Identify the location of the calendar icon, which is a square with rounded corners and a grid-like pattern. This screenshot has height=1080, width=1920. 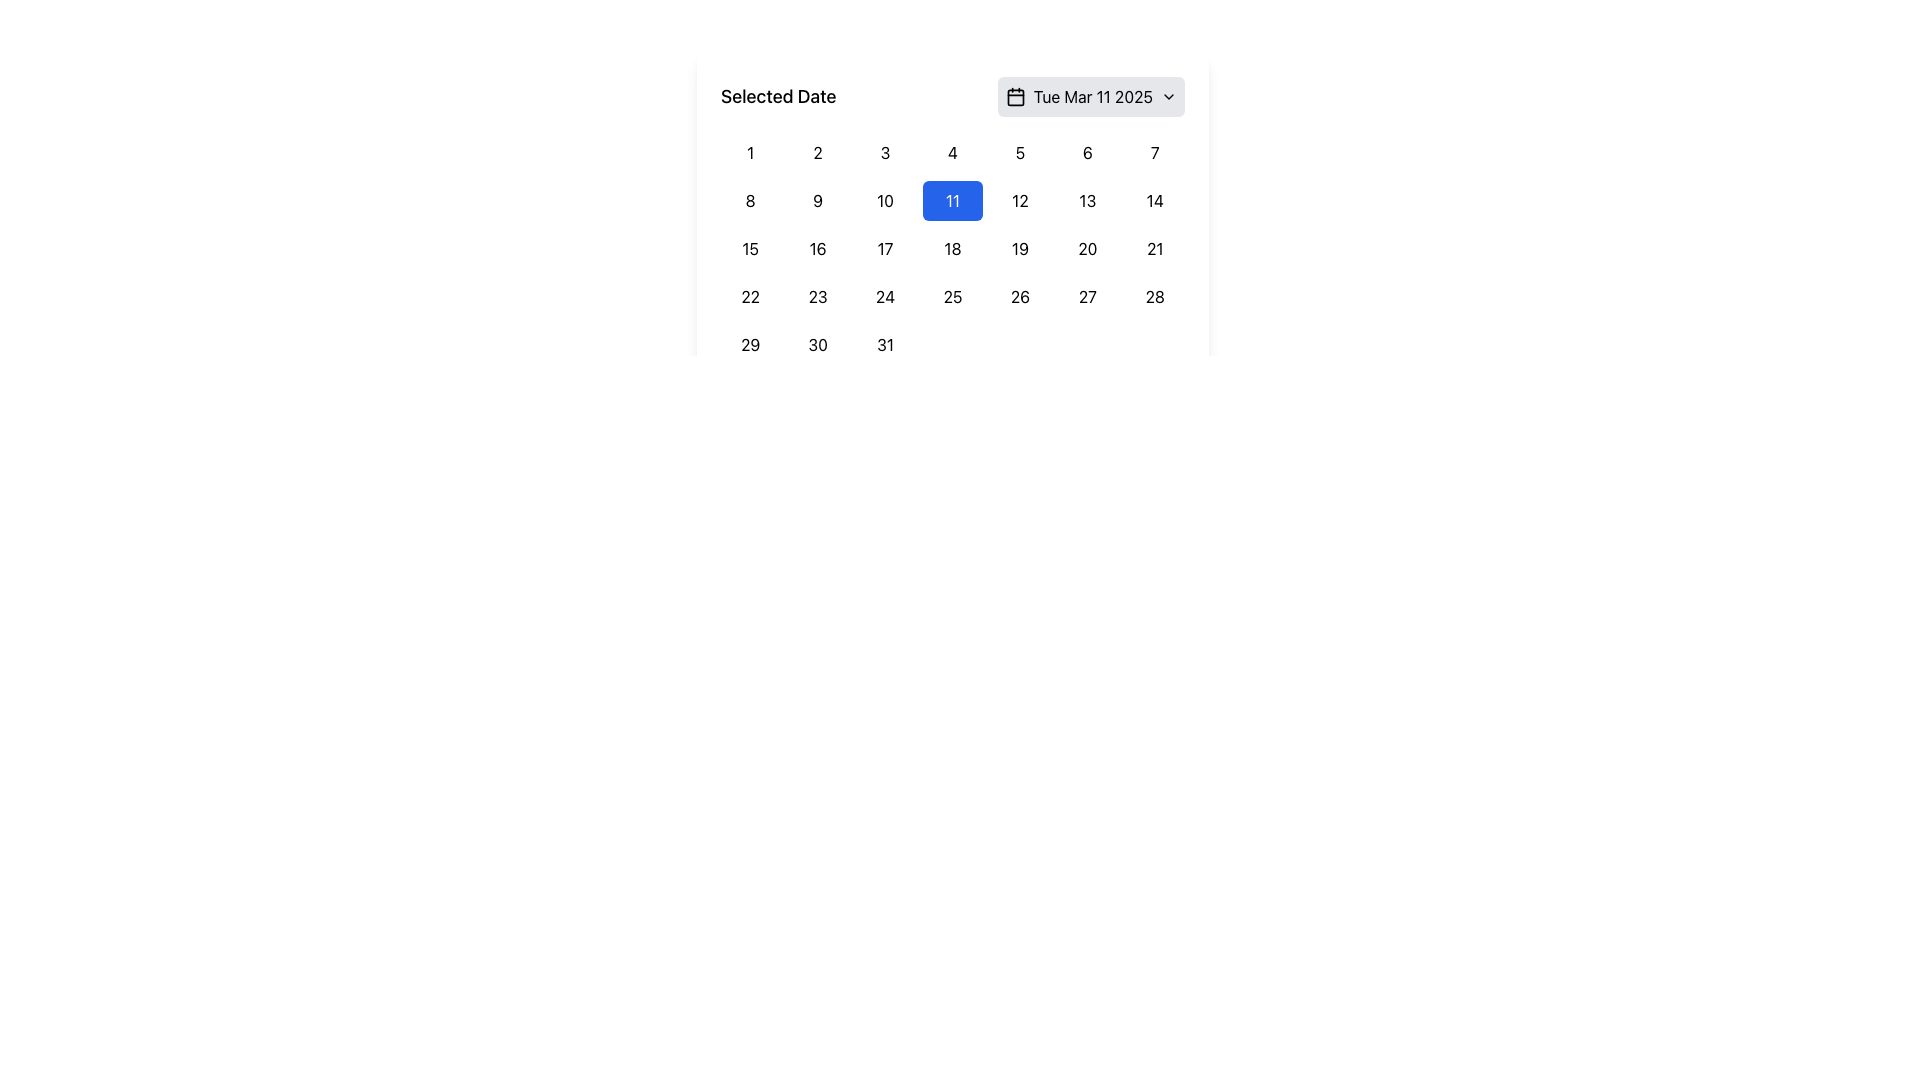
(1015, 96).